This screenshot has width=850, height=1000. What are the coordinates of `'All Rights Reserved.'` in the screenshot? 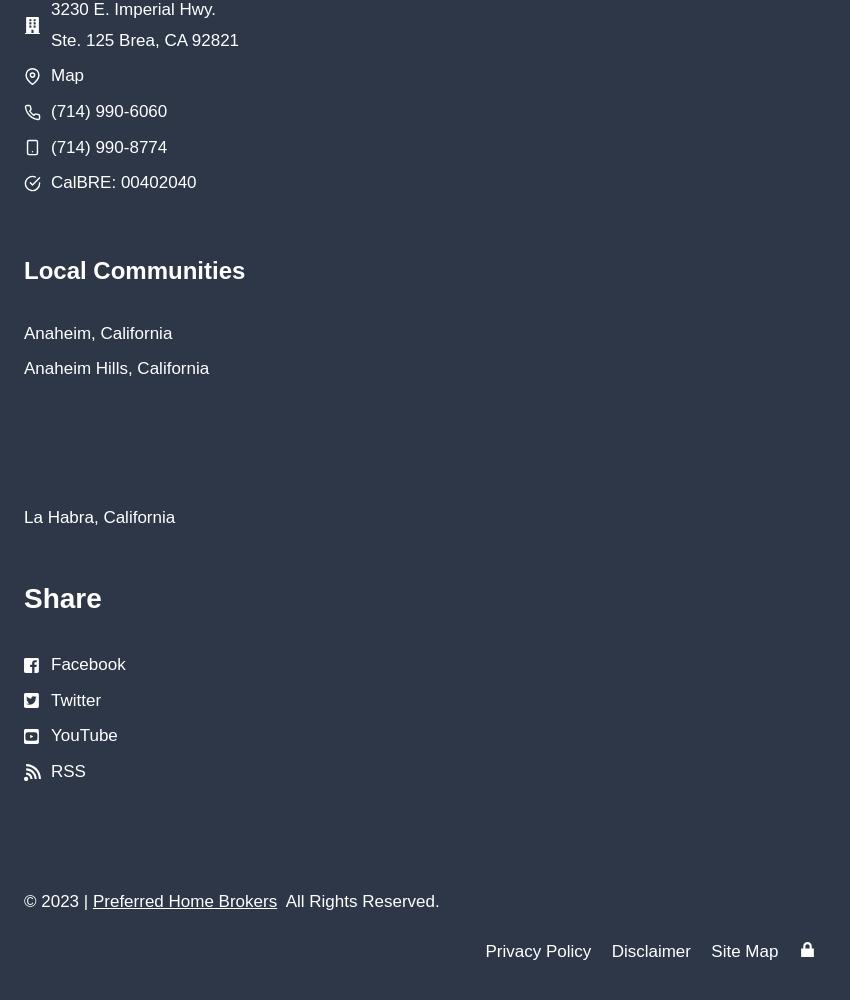 It's located at (276, 901).